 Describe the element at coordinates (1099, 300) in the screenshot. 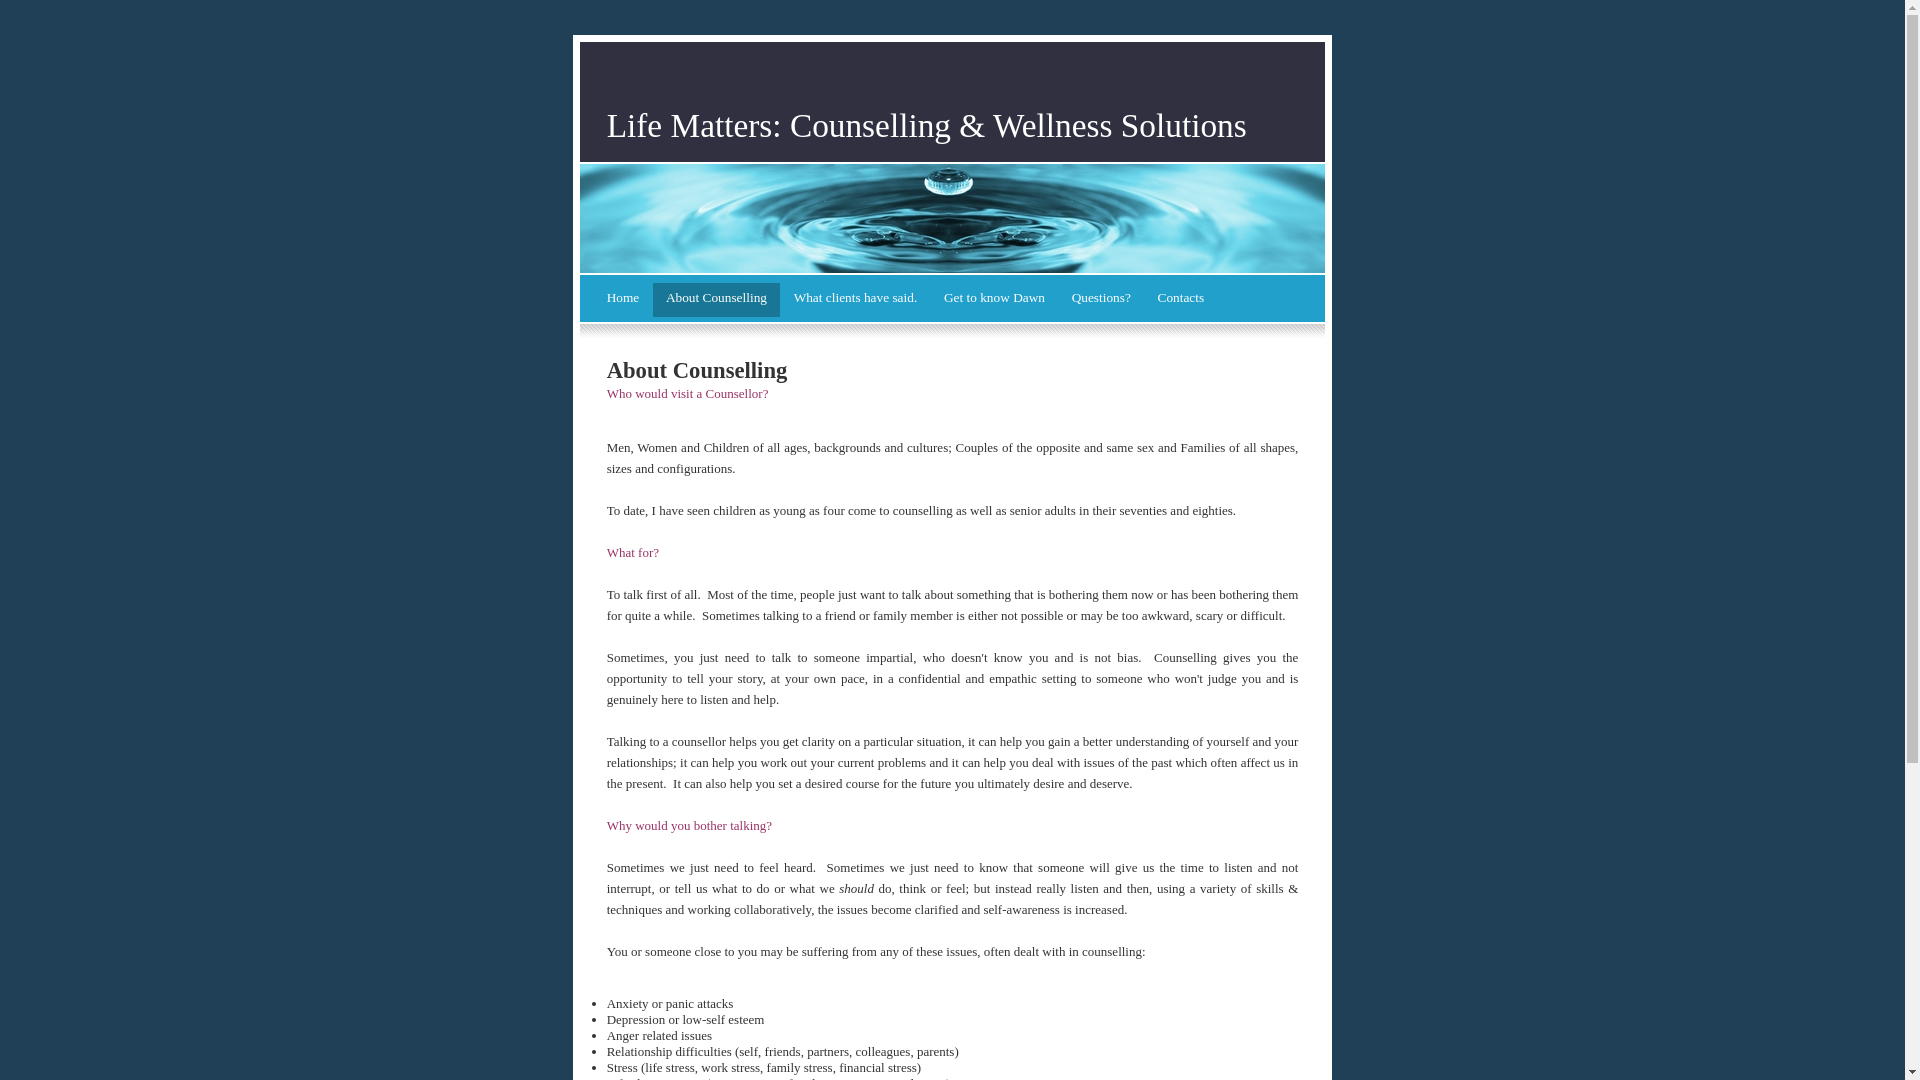

I see `'Questions?'` at that location.